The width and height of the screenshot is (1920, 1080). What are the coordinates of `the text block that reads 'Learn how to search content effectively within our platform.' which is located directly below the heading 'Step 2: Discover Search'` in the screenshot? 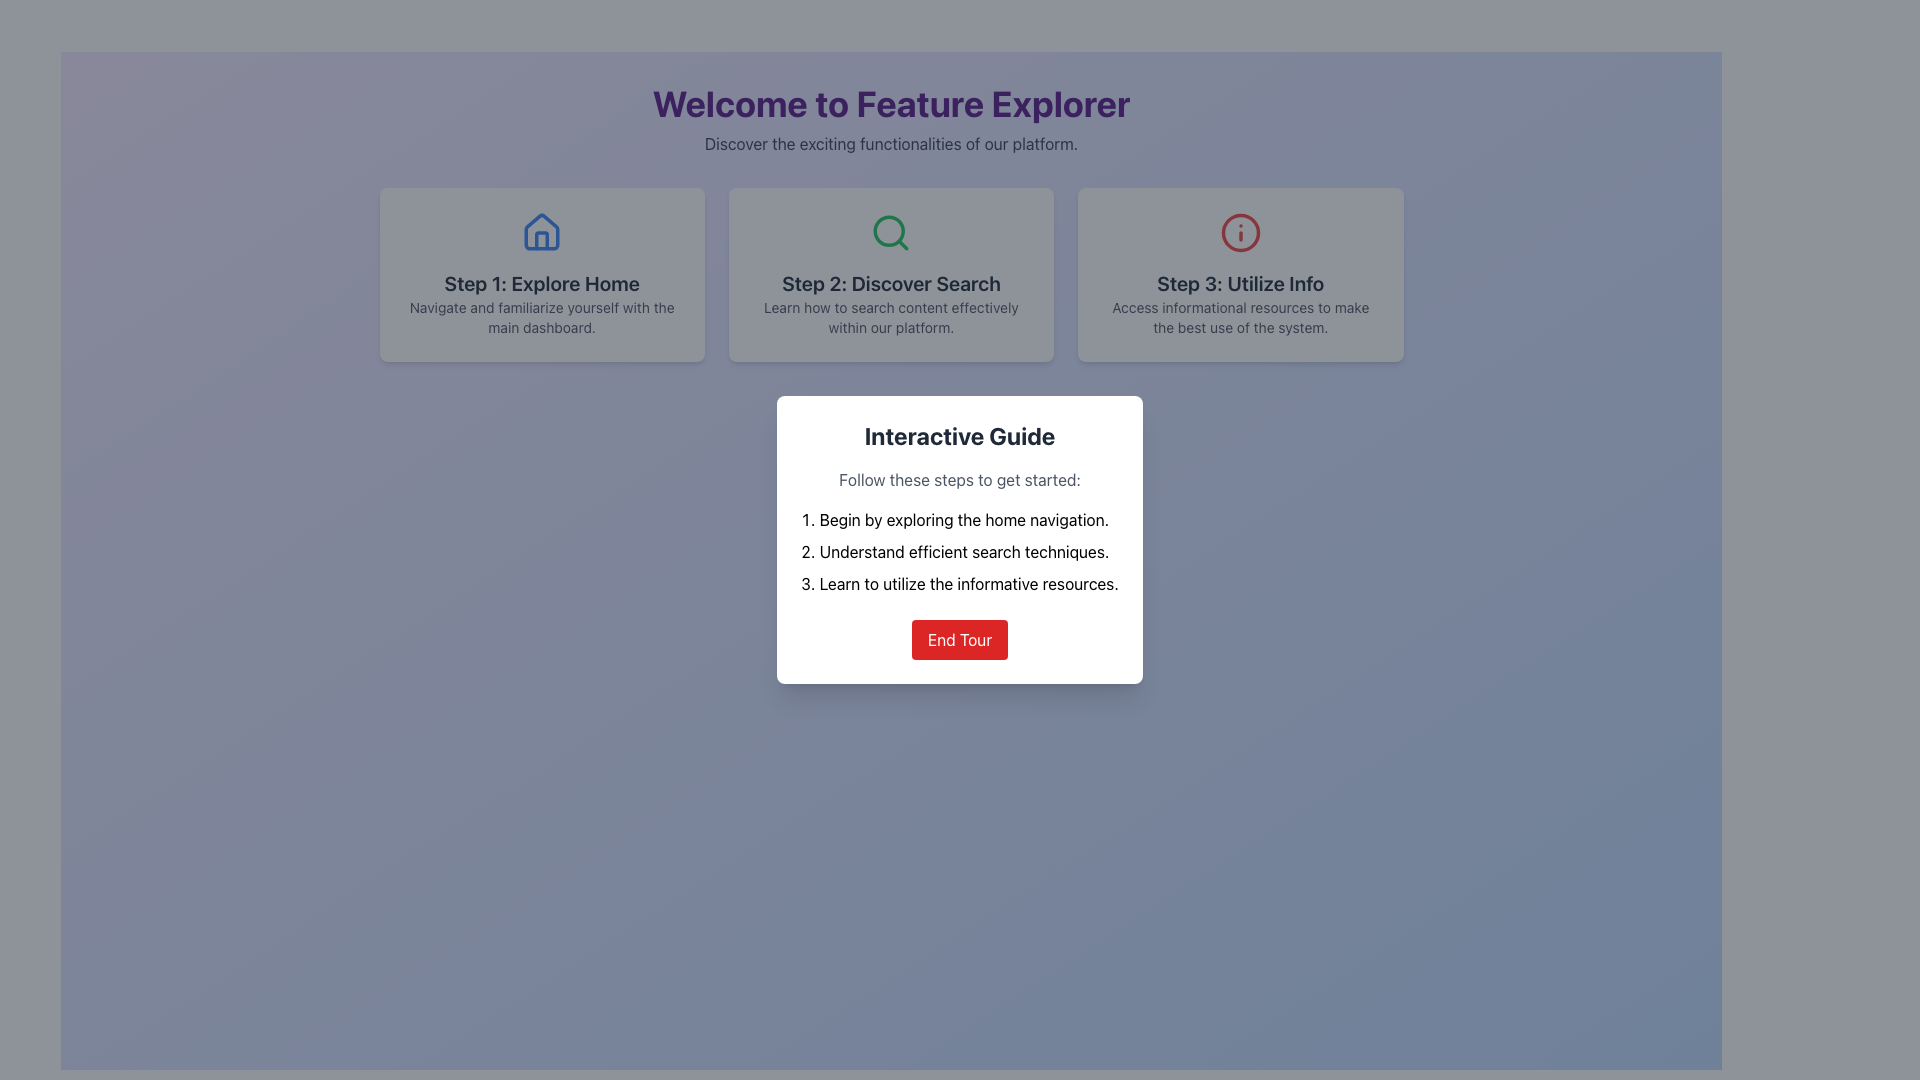 It's located at (890, 316).